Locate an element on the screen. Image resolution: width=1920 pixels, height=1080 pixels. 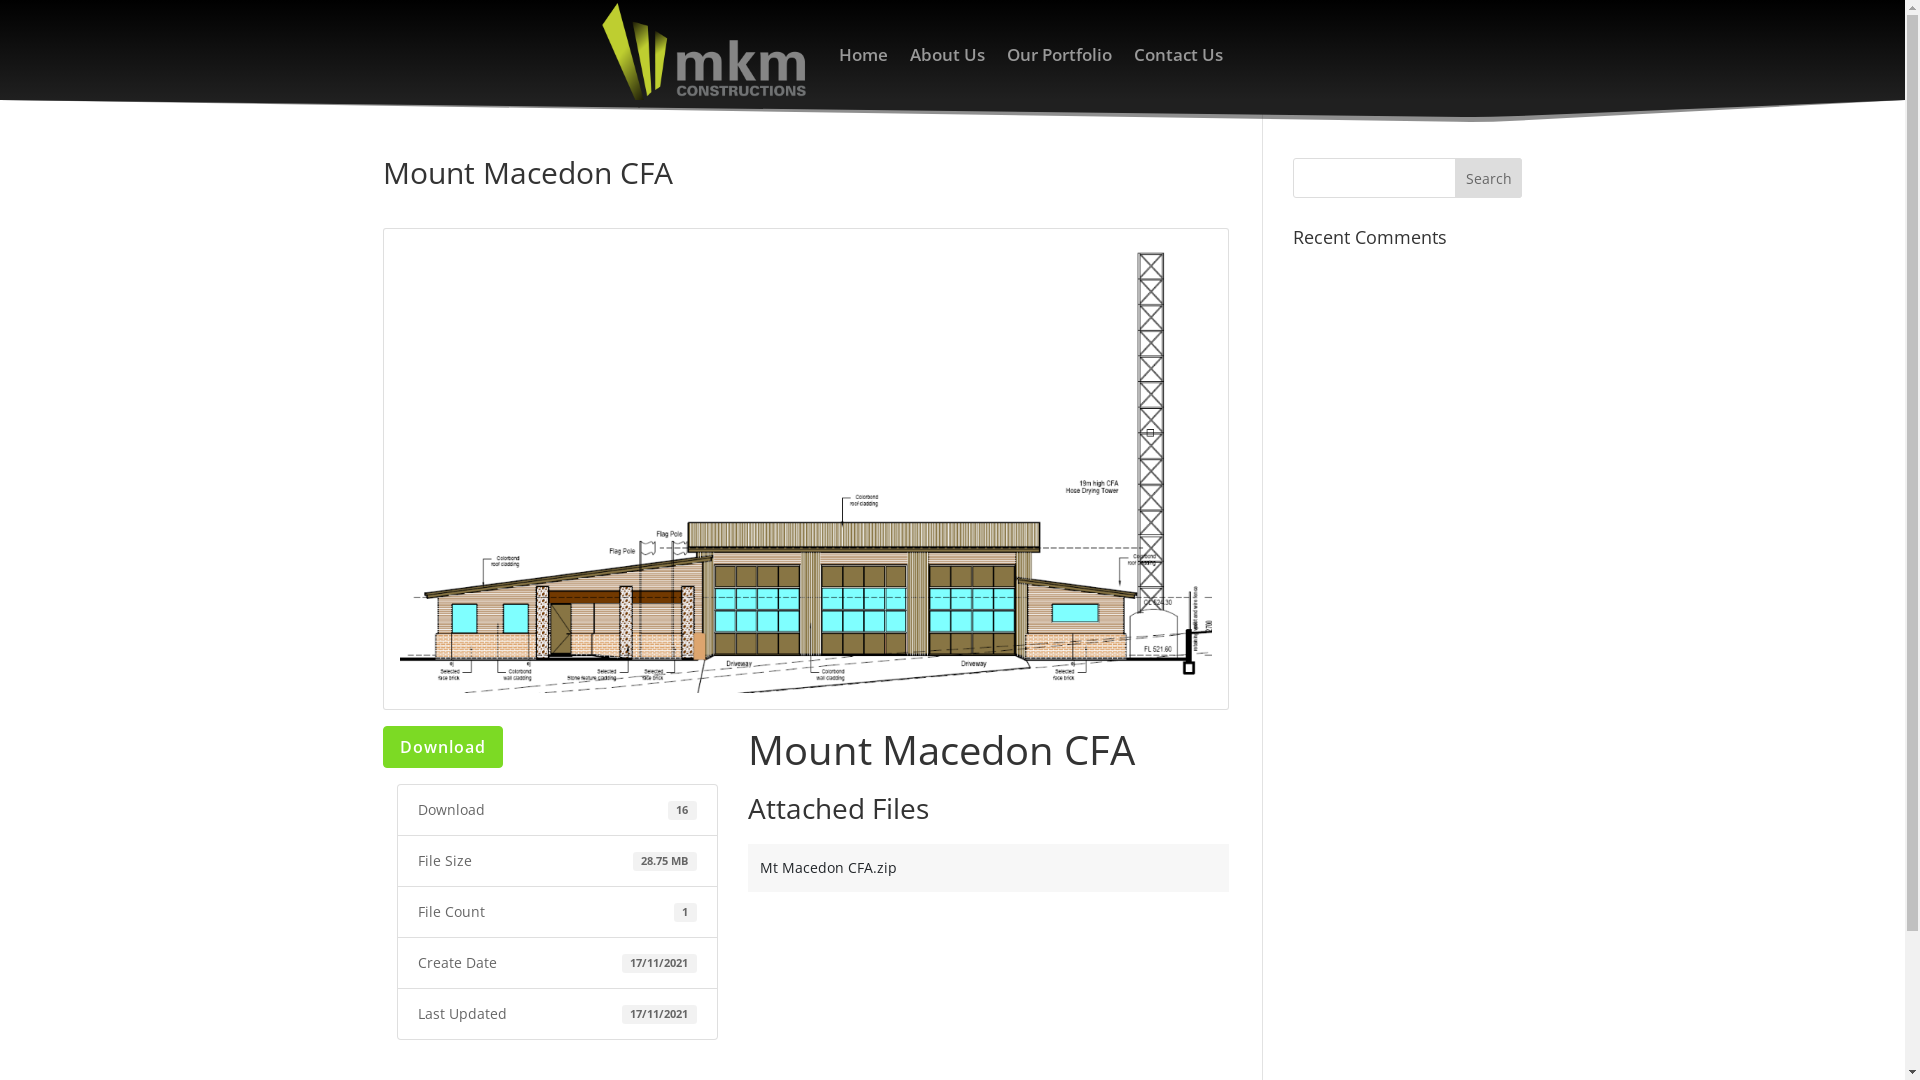
'Home' is located at coordinates (863, 54).